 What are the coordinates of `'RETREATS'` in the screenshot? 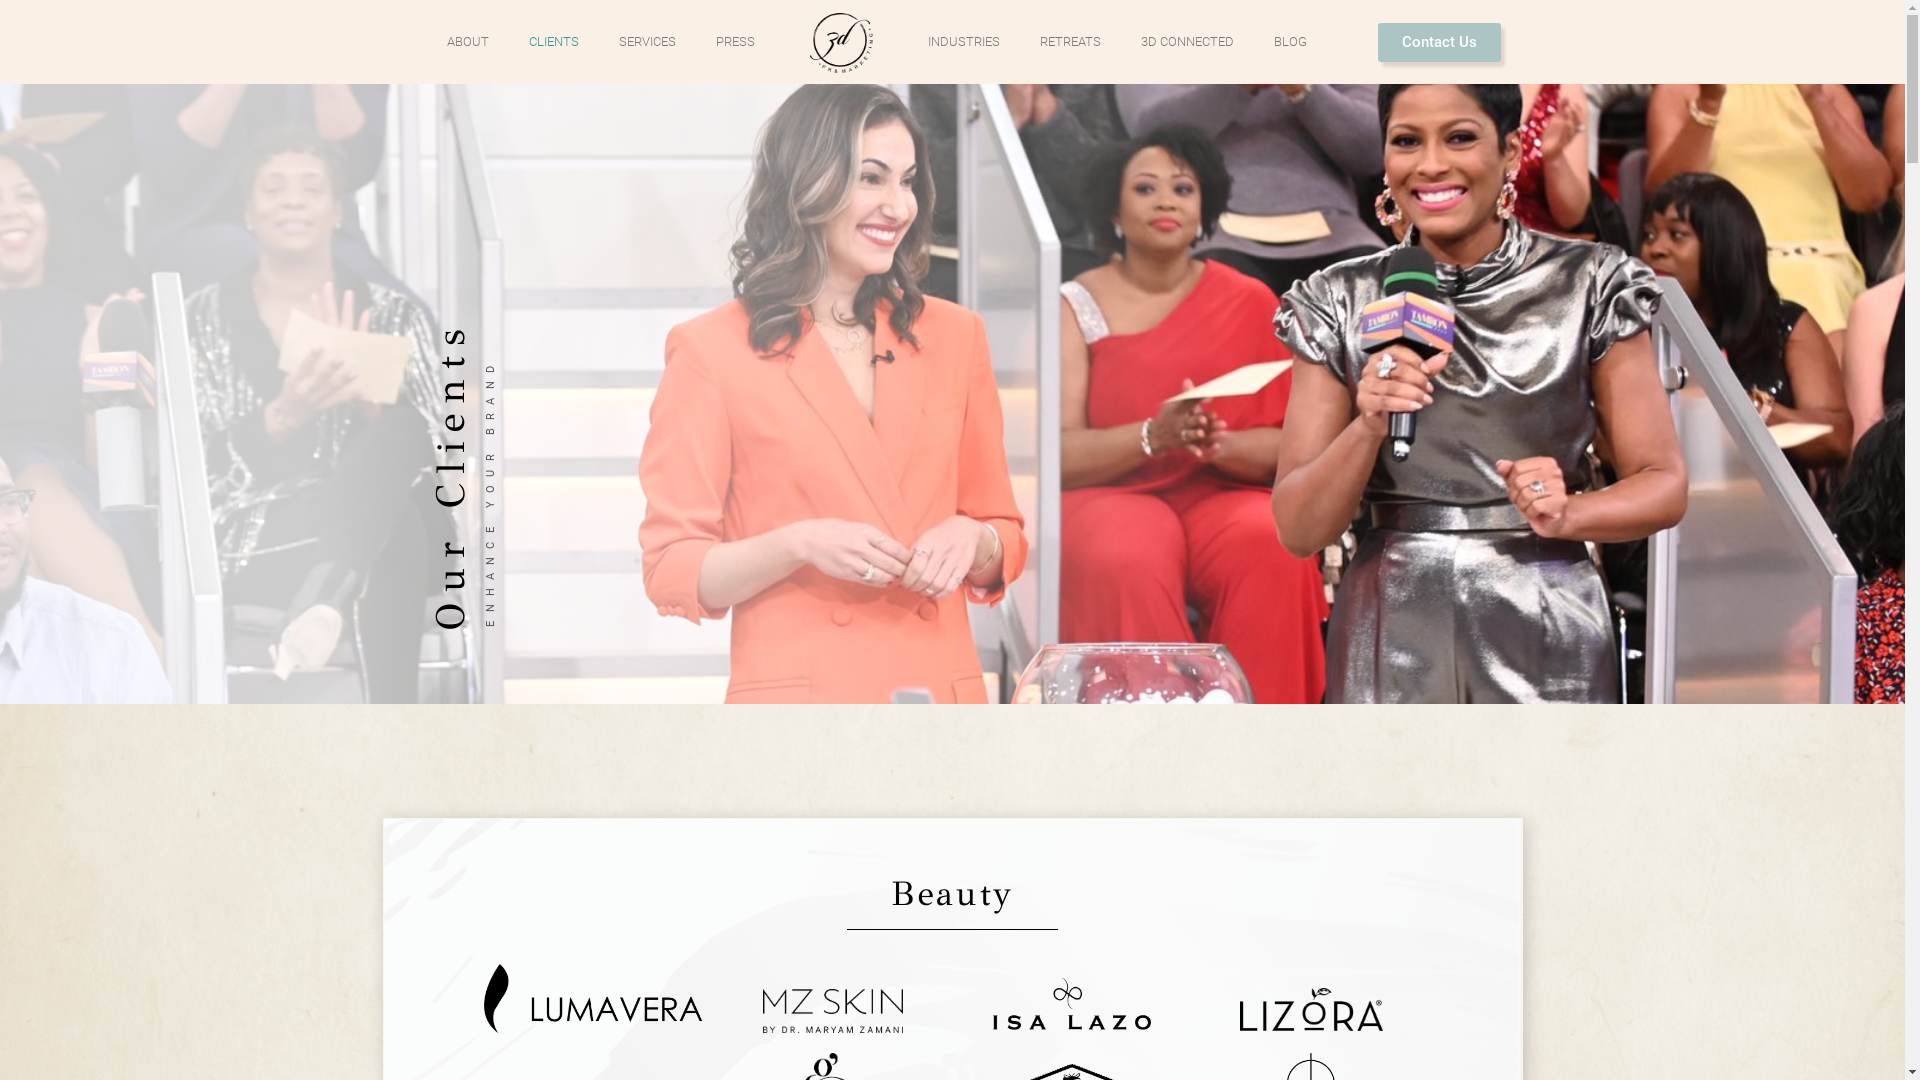 It's located at (1069, 42).